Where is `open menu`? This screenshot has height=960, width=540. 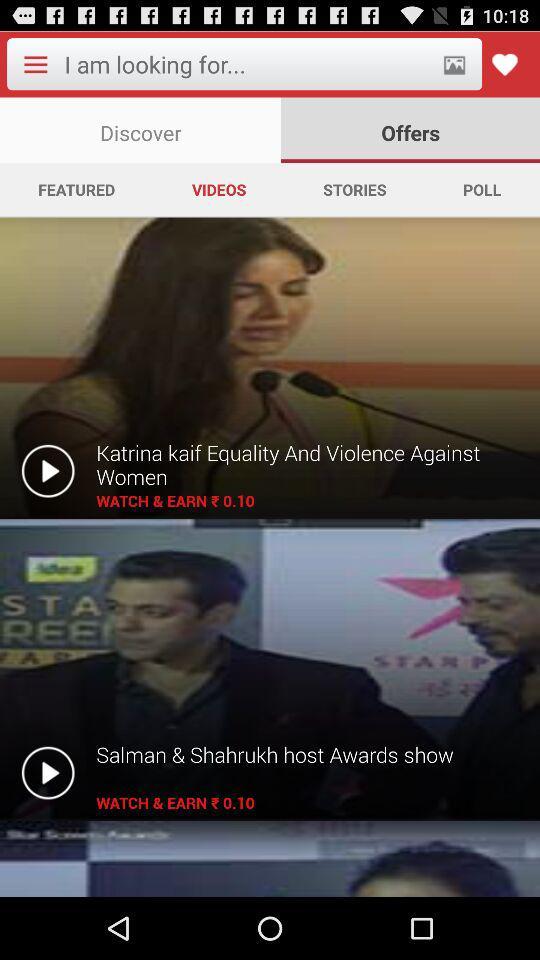 open menu is located at coordinates (35, 64).